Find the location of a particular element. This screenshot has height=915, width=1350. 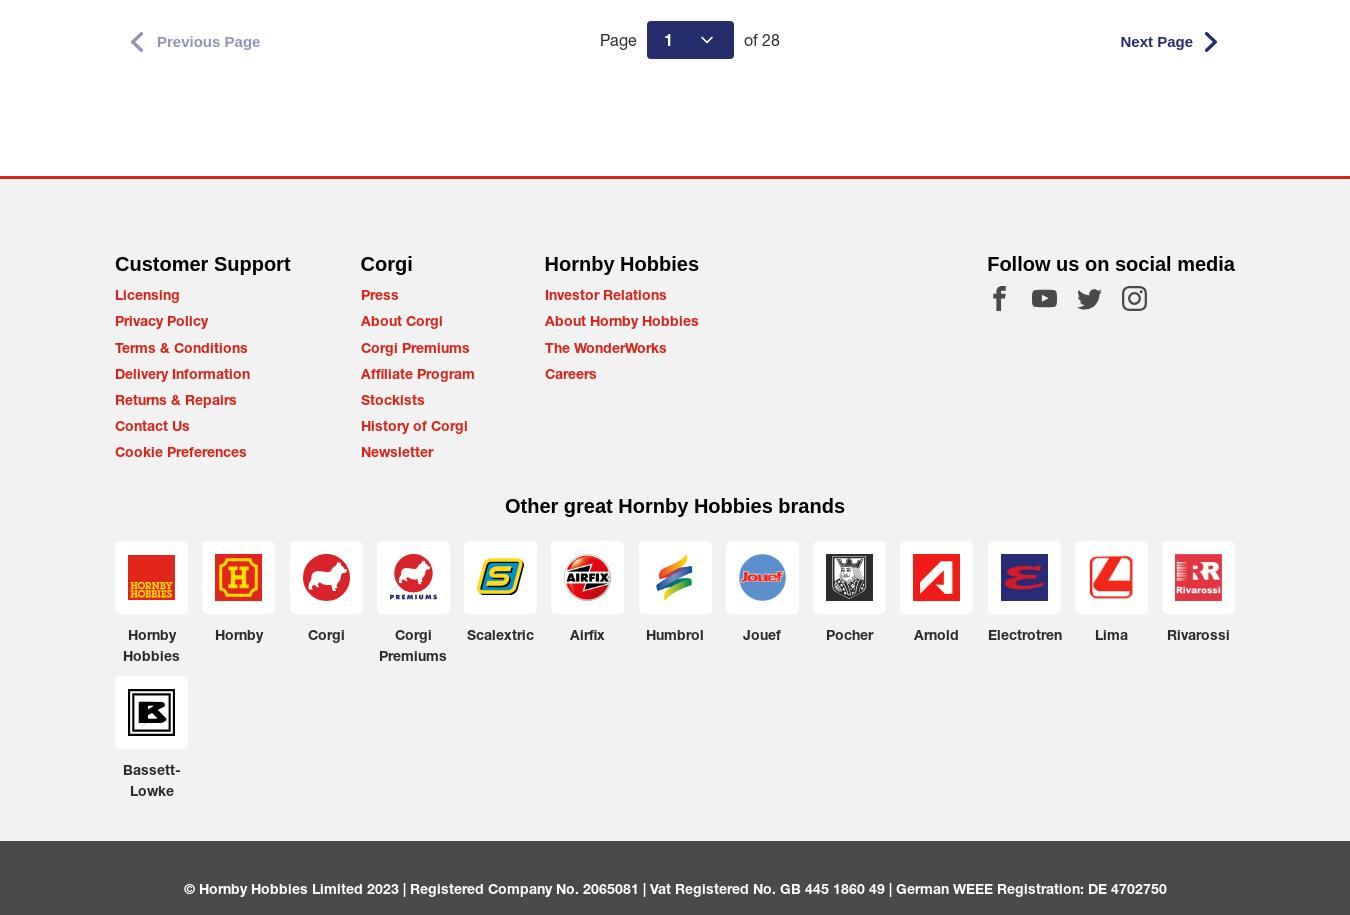

'Cookie Preferences' is located at coordinates (115, 451).